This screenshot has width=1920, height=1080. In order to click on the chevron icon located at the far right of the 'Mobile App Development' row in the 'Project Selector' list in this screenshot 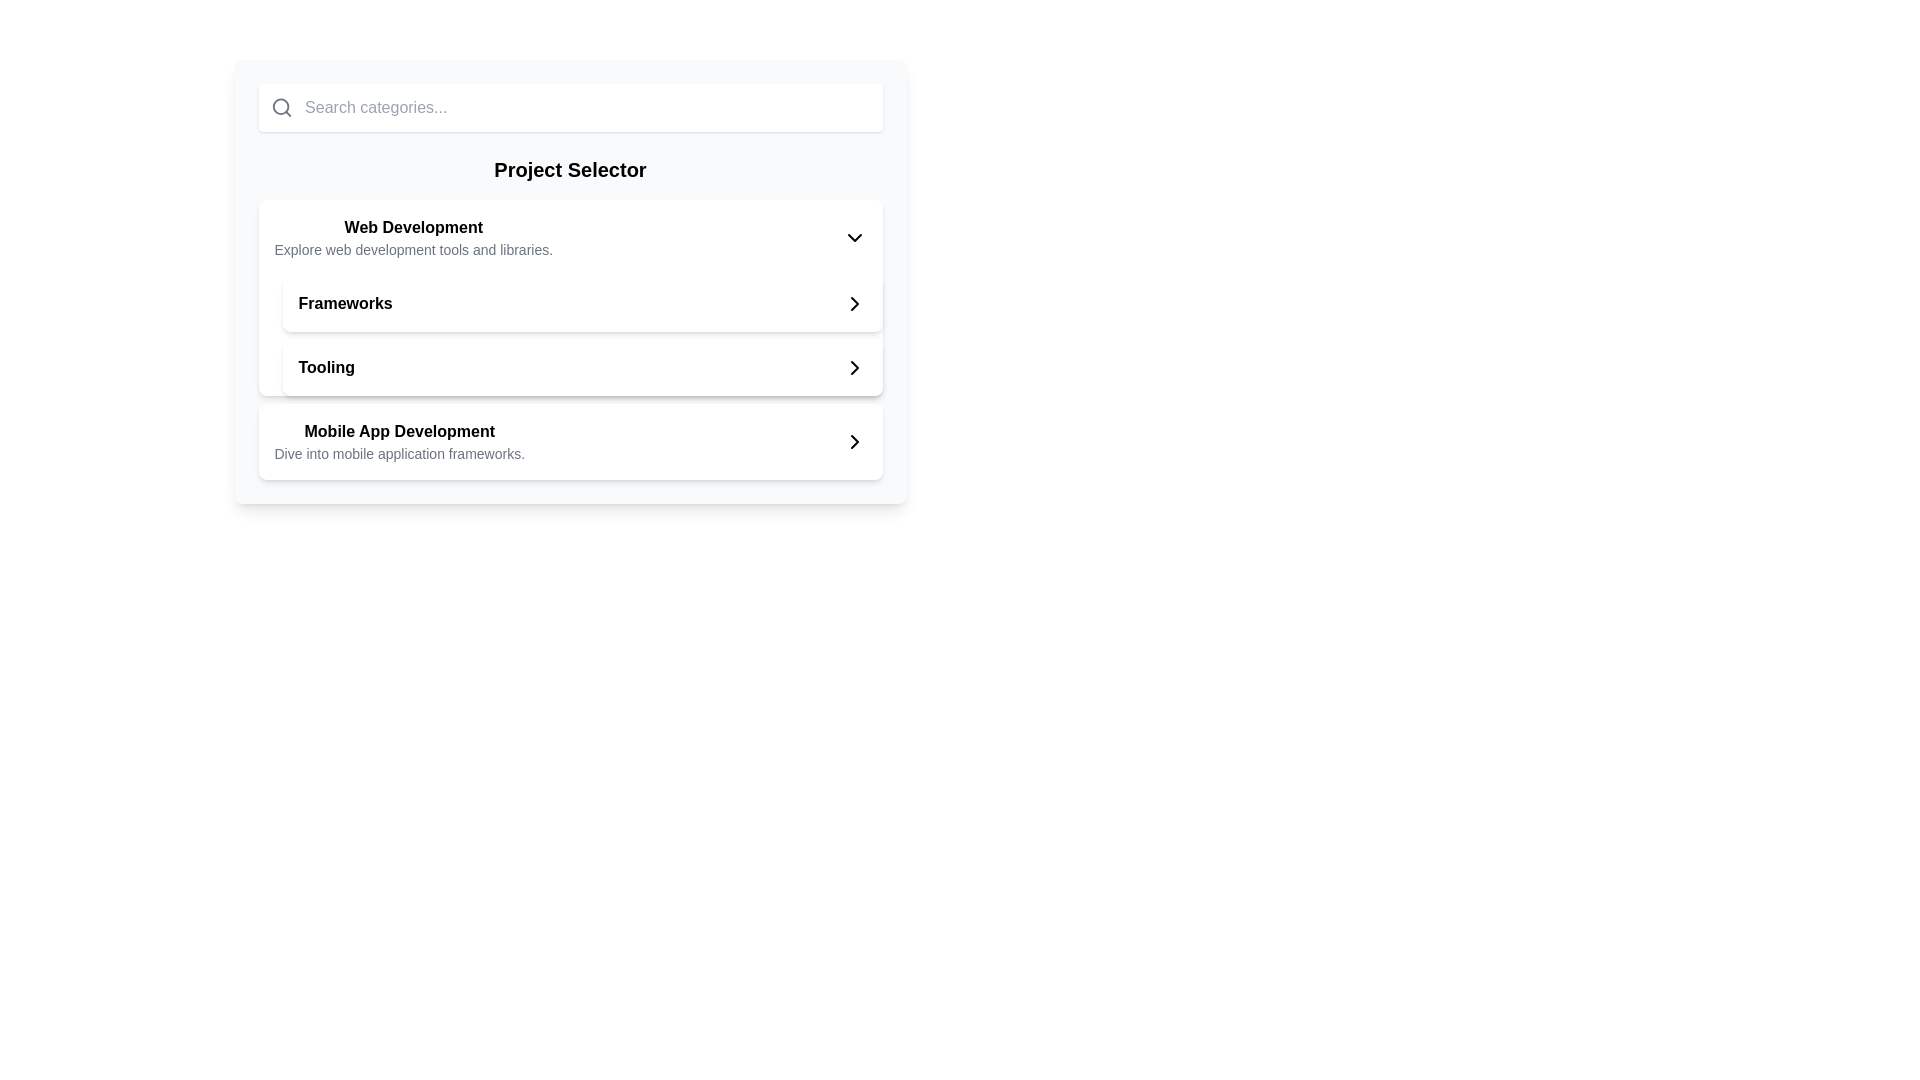, I will do `click(854, 441)`.